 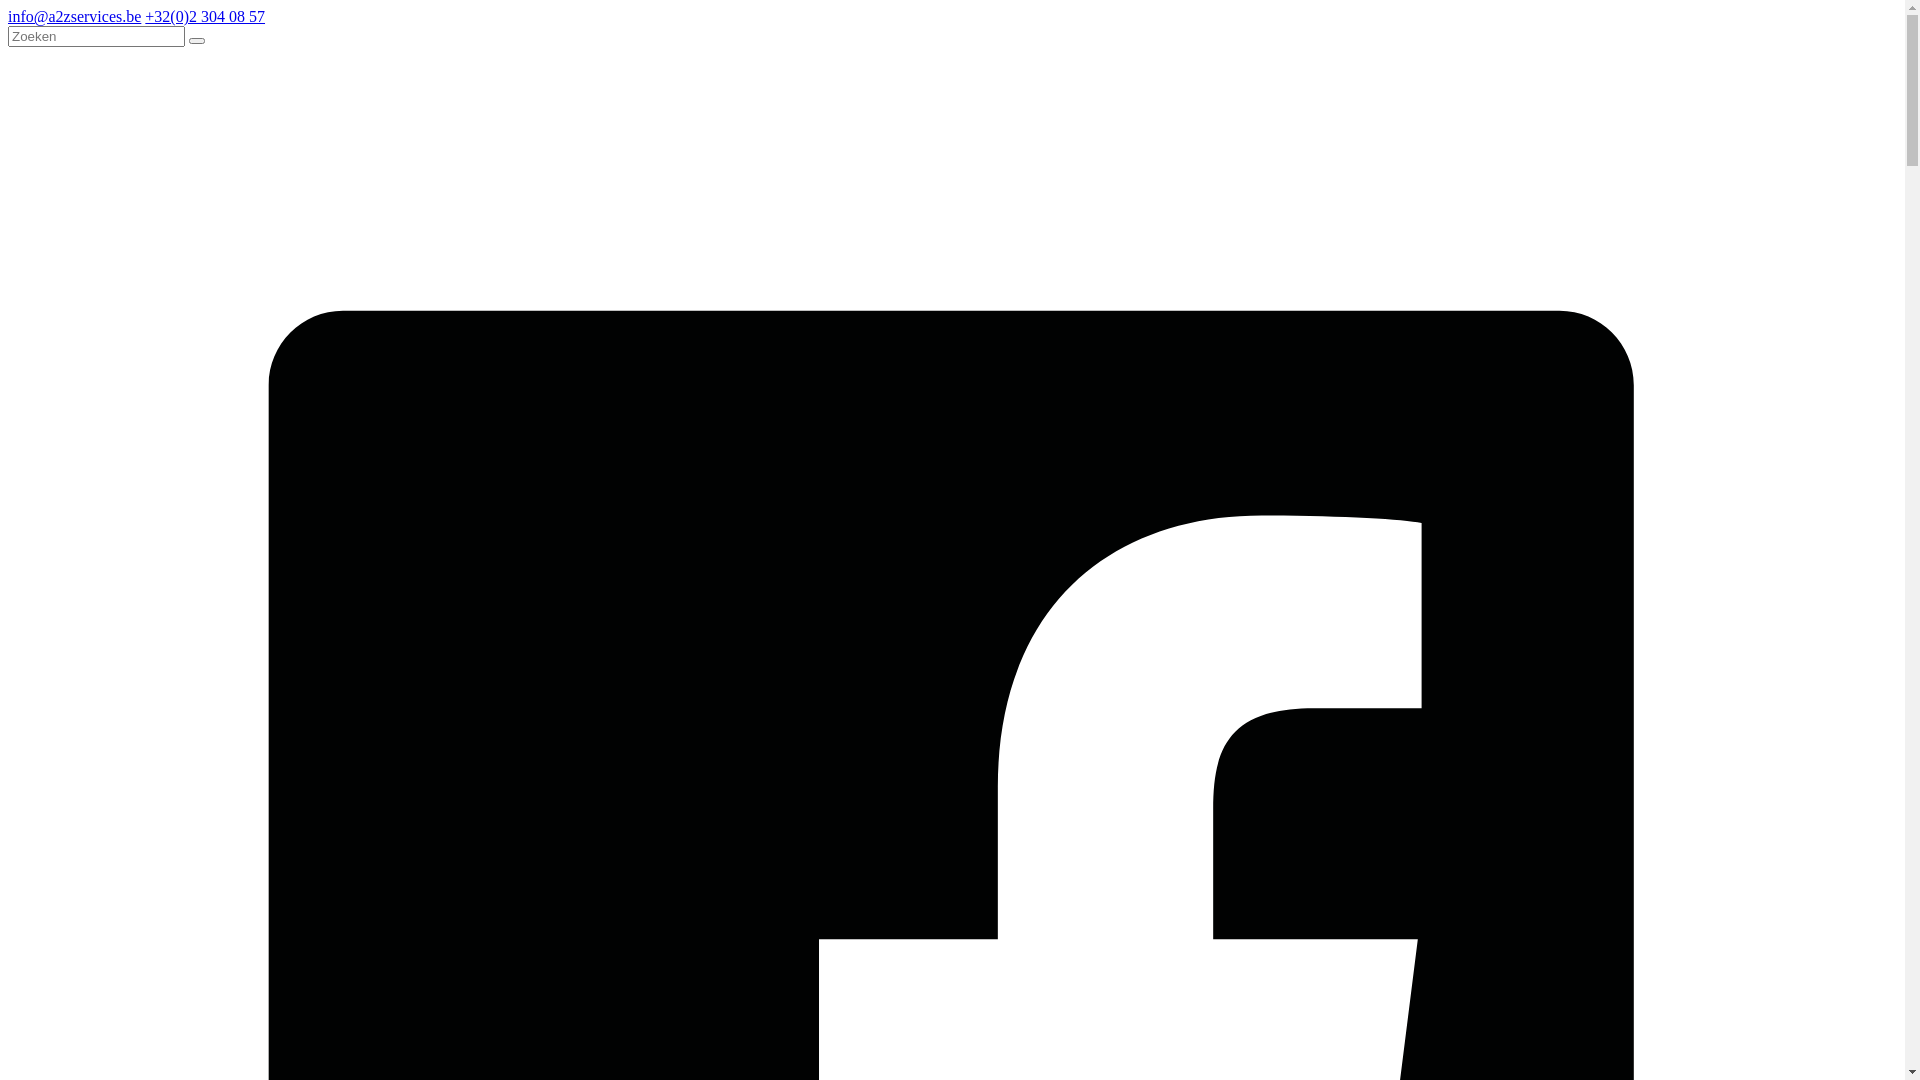 What do you see at coordinates (74, 16) in the screenshot?
I see `'info@a2zservices.be'` at bounding box center [74, 16].